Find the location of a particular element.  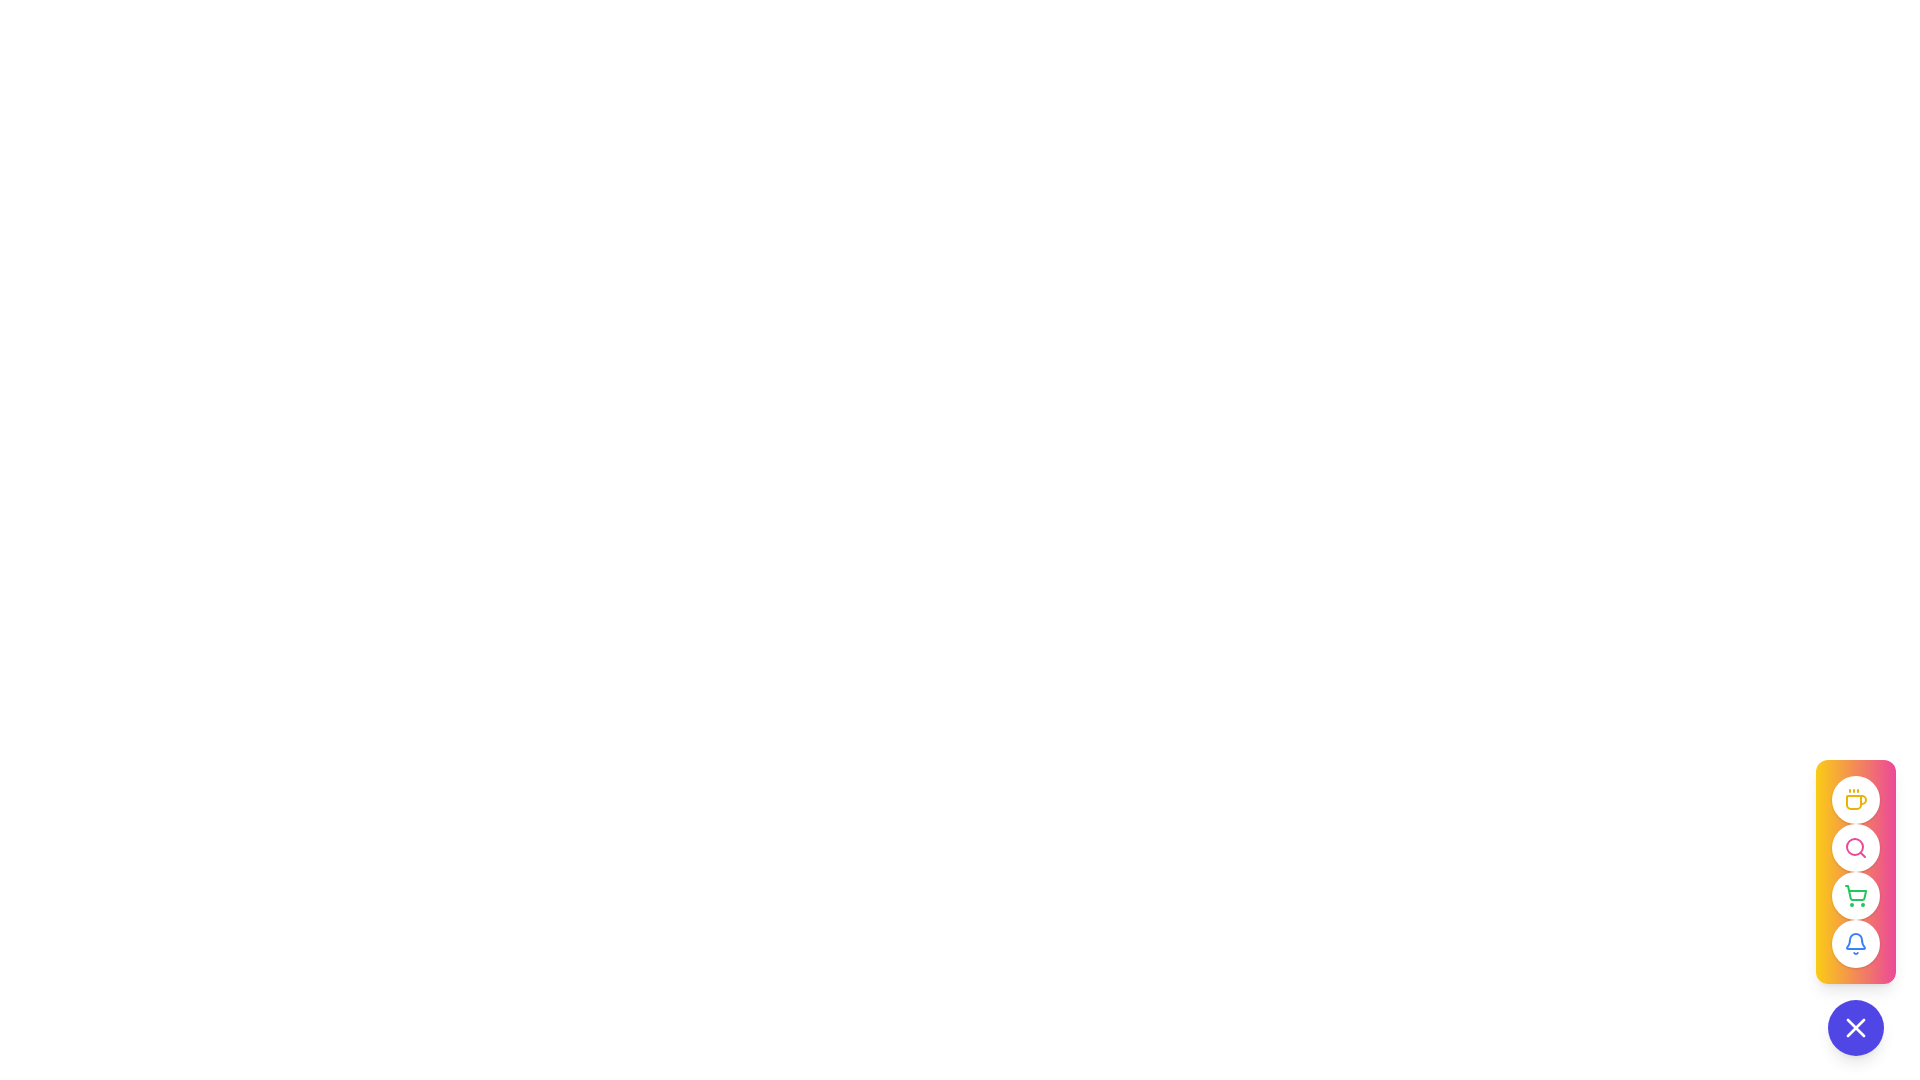

the circular button with a pink magnifying glass icon located in the sidebar is located at coordinates (1855, 848).